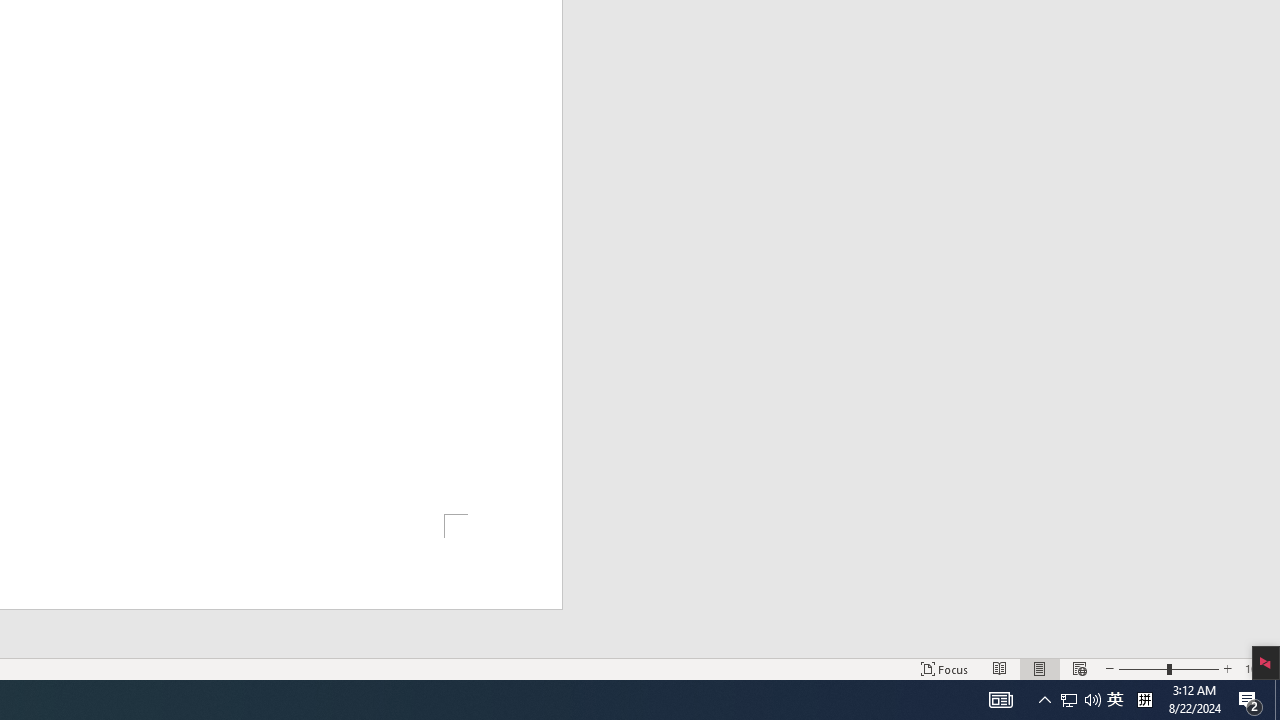 Image resolution: width=1280 pixels, height=720 pixels. I want to click on 'Zoom 100%', so click(1257, 669).